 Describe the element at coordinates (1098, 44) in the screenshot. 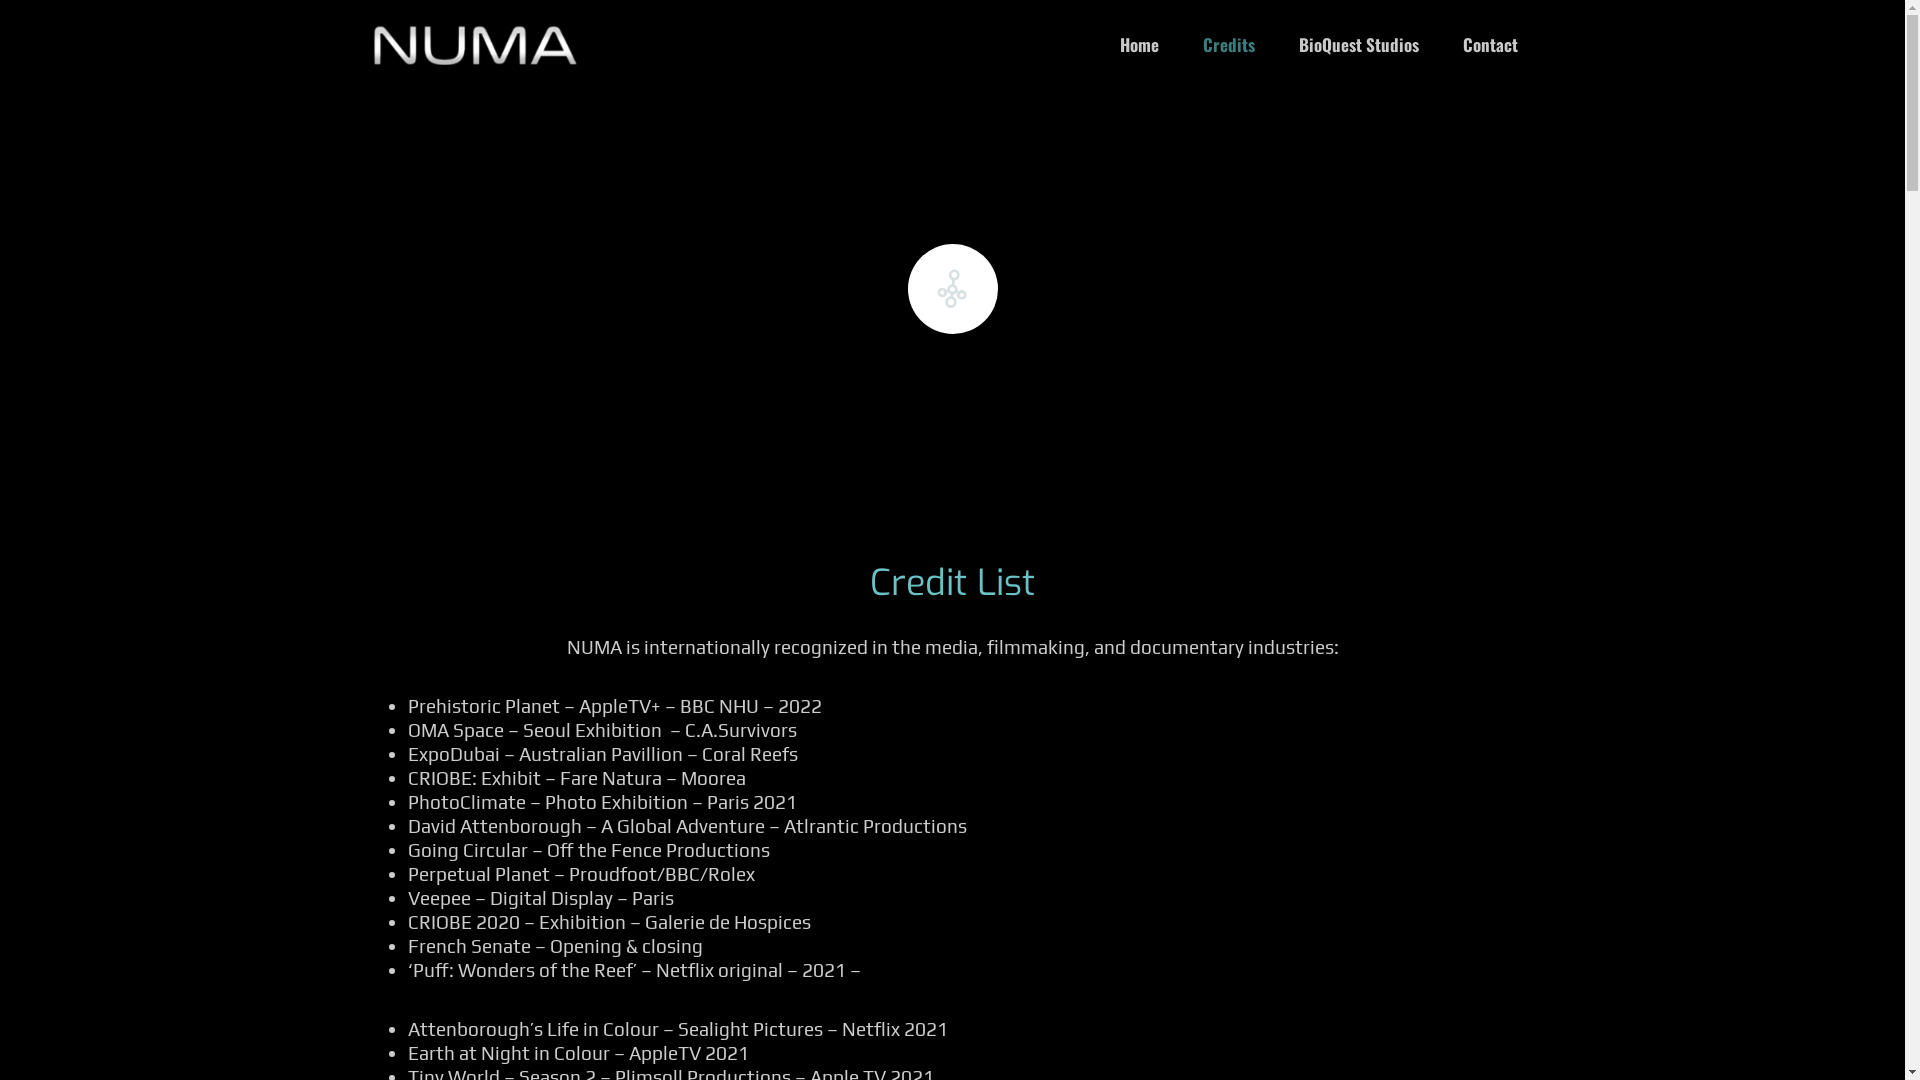

I see `'Home'` at that location.